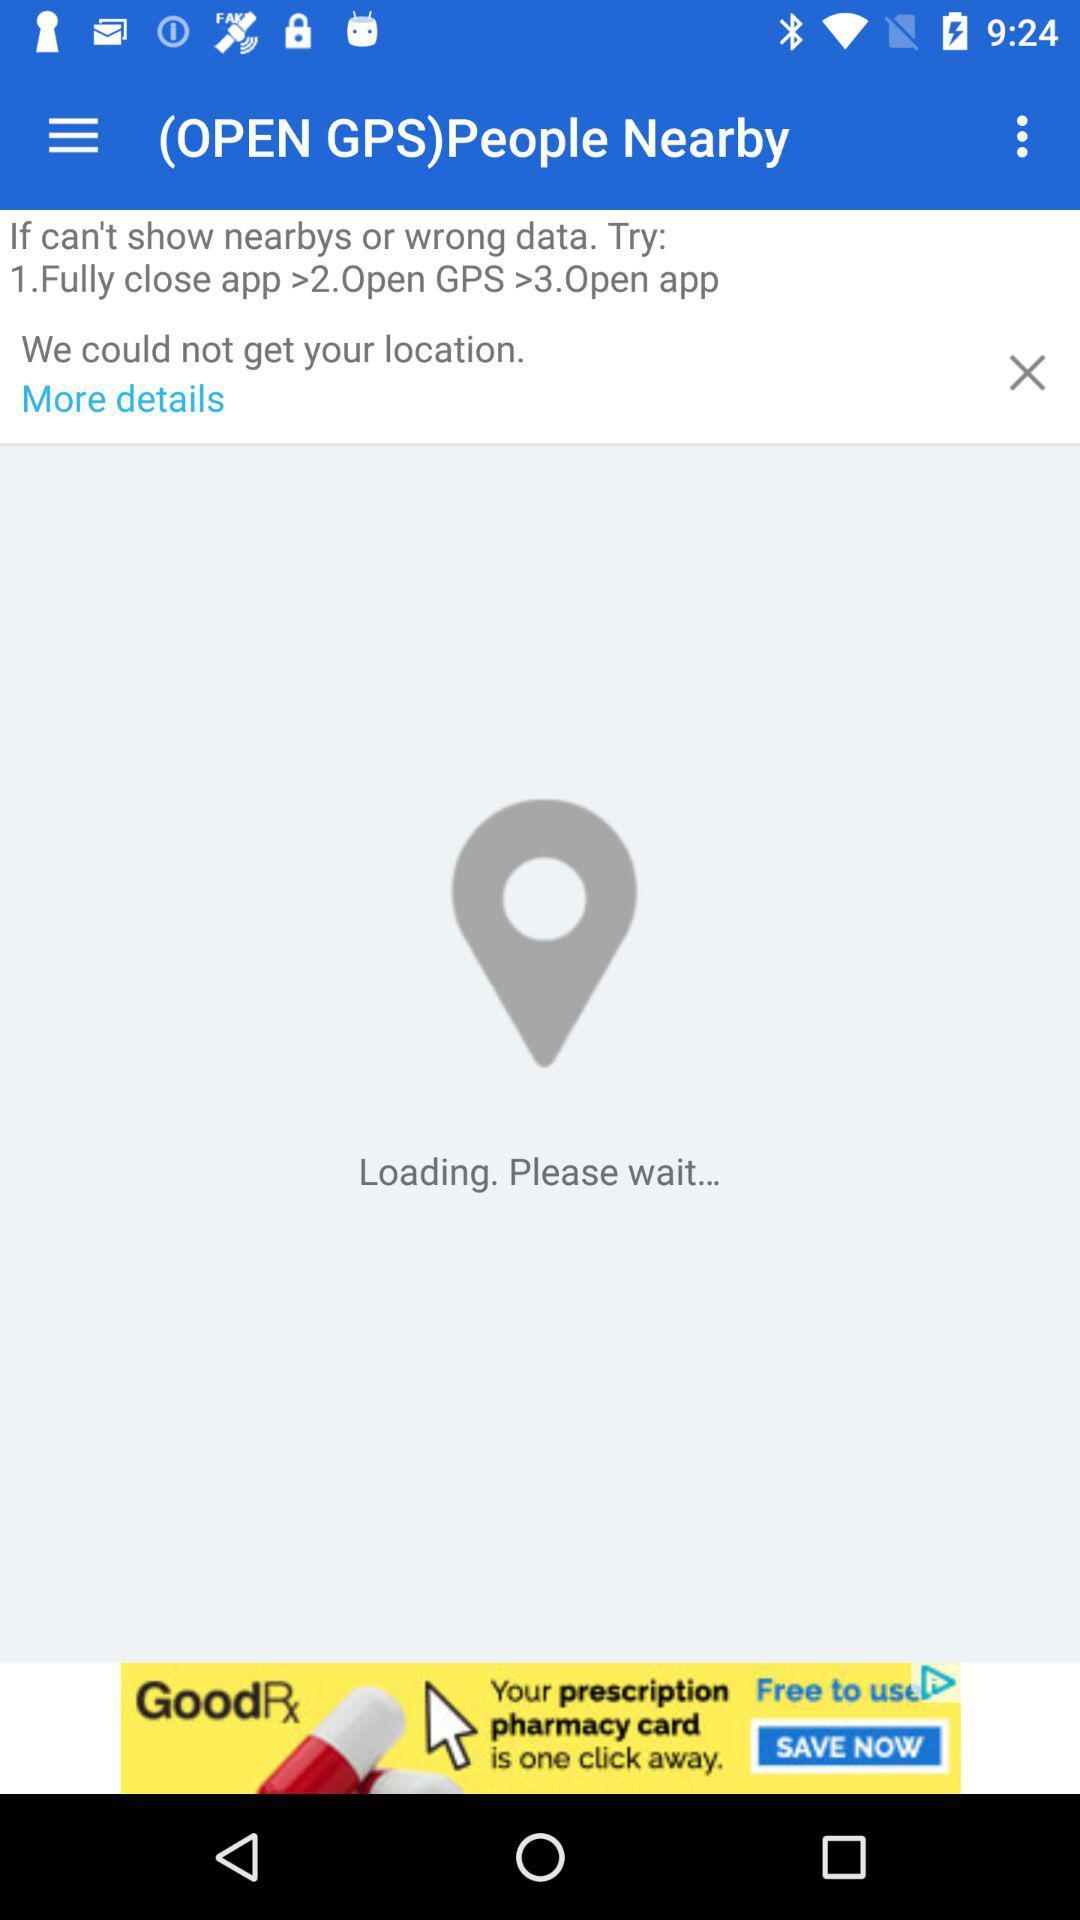  What do you see at coordinates (540, 1727) in the screenshot?
I see `advertisements image` at bounding box center [540, 1727].